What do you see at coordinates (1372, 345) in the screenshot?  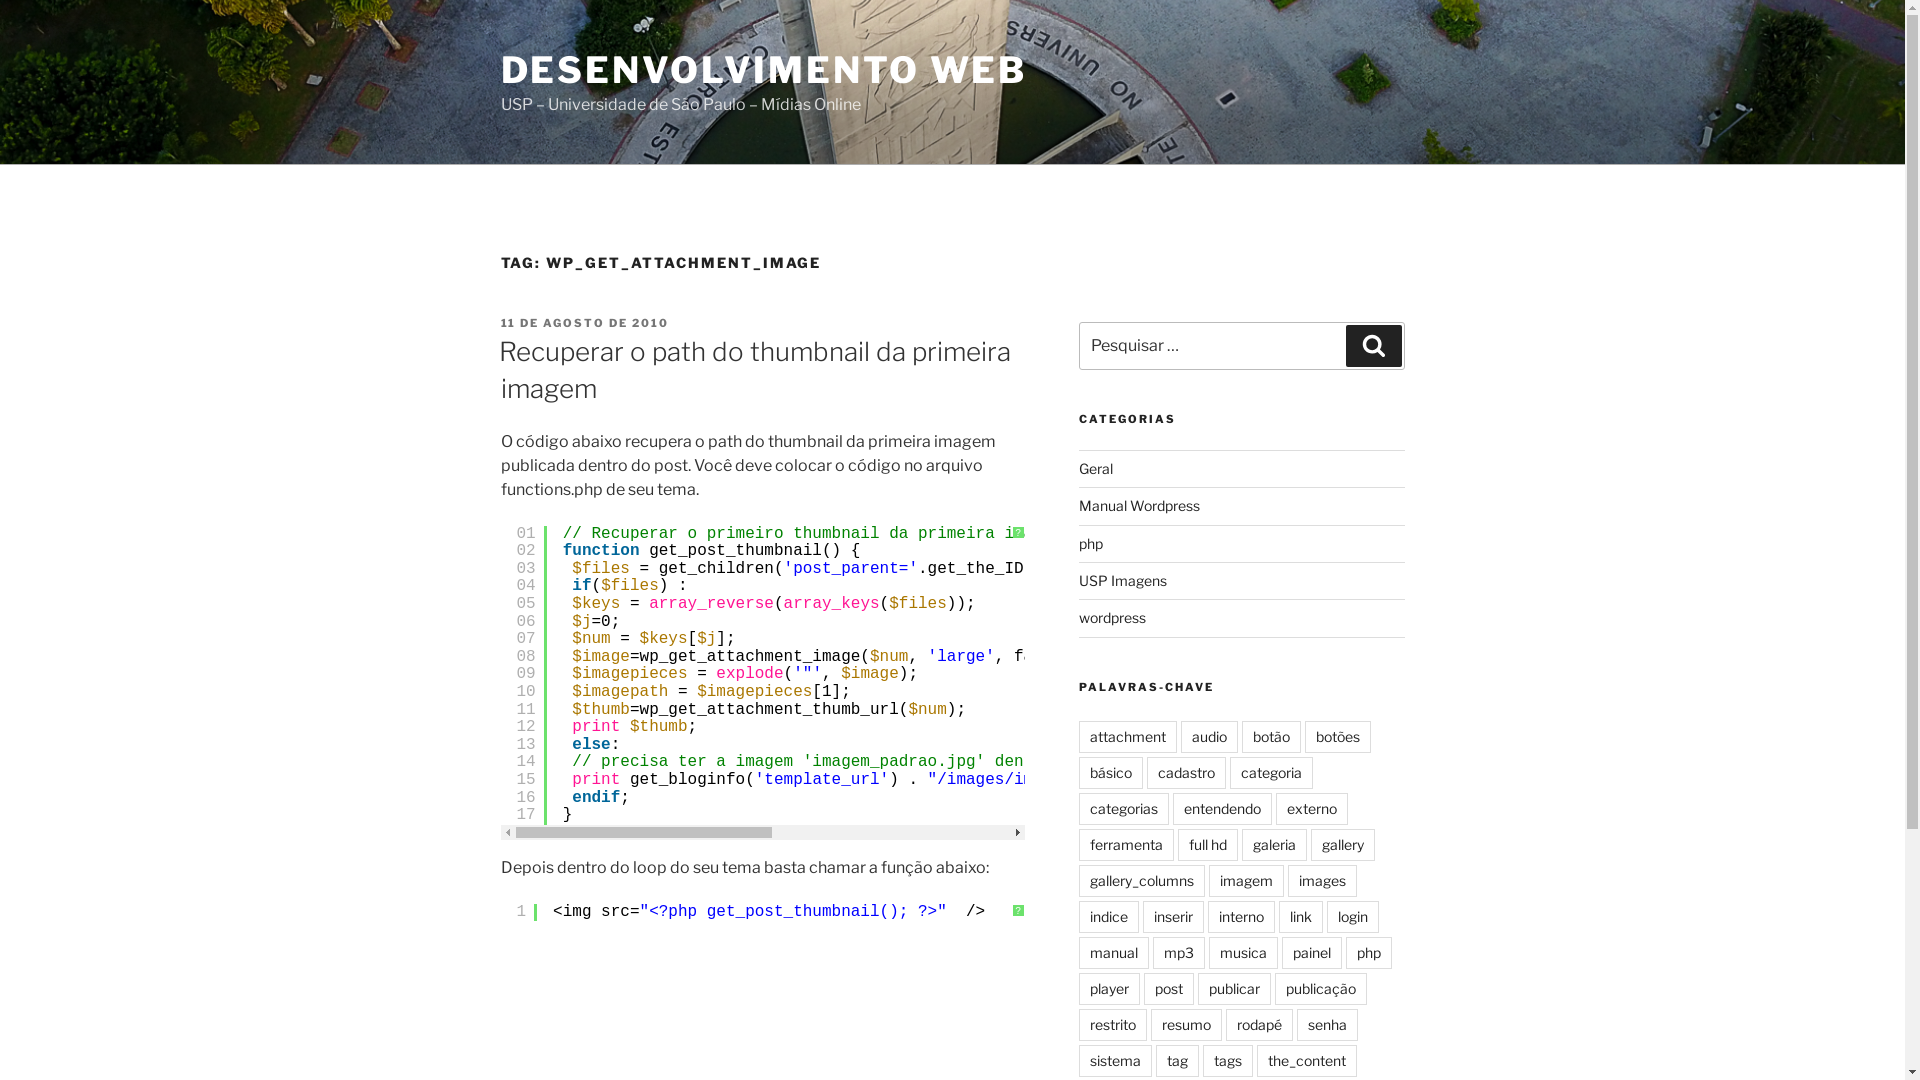 I see `'Pesquisar'` at bounding box center [1372, 345].